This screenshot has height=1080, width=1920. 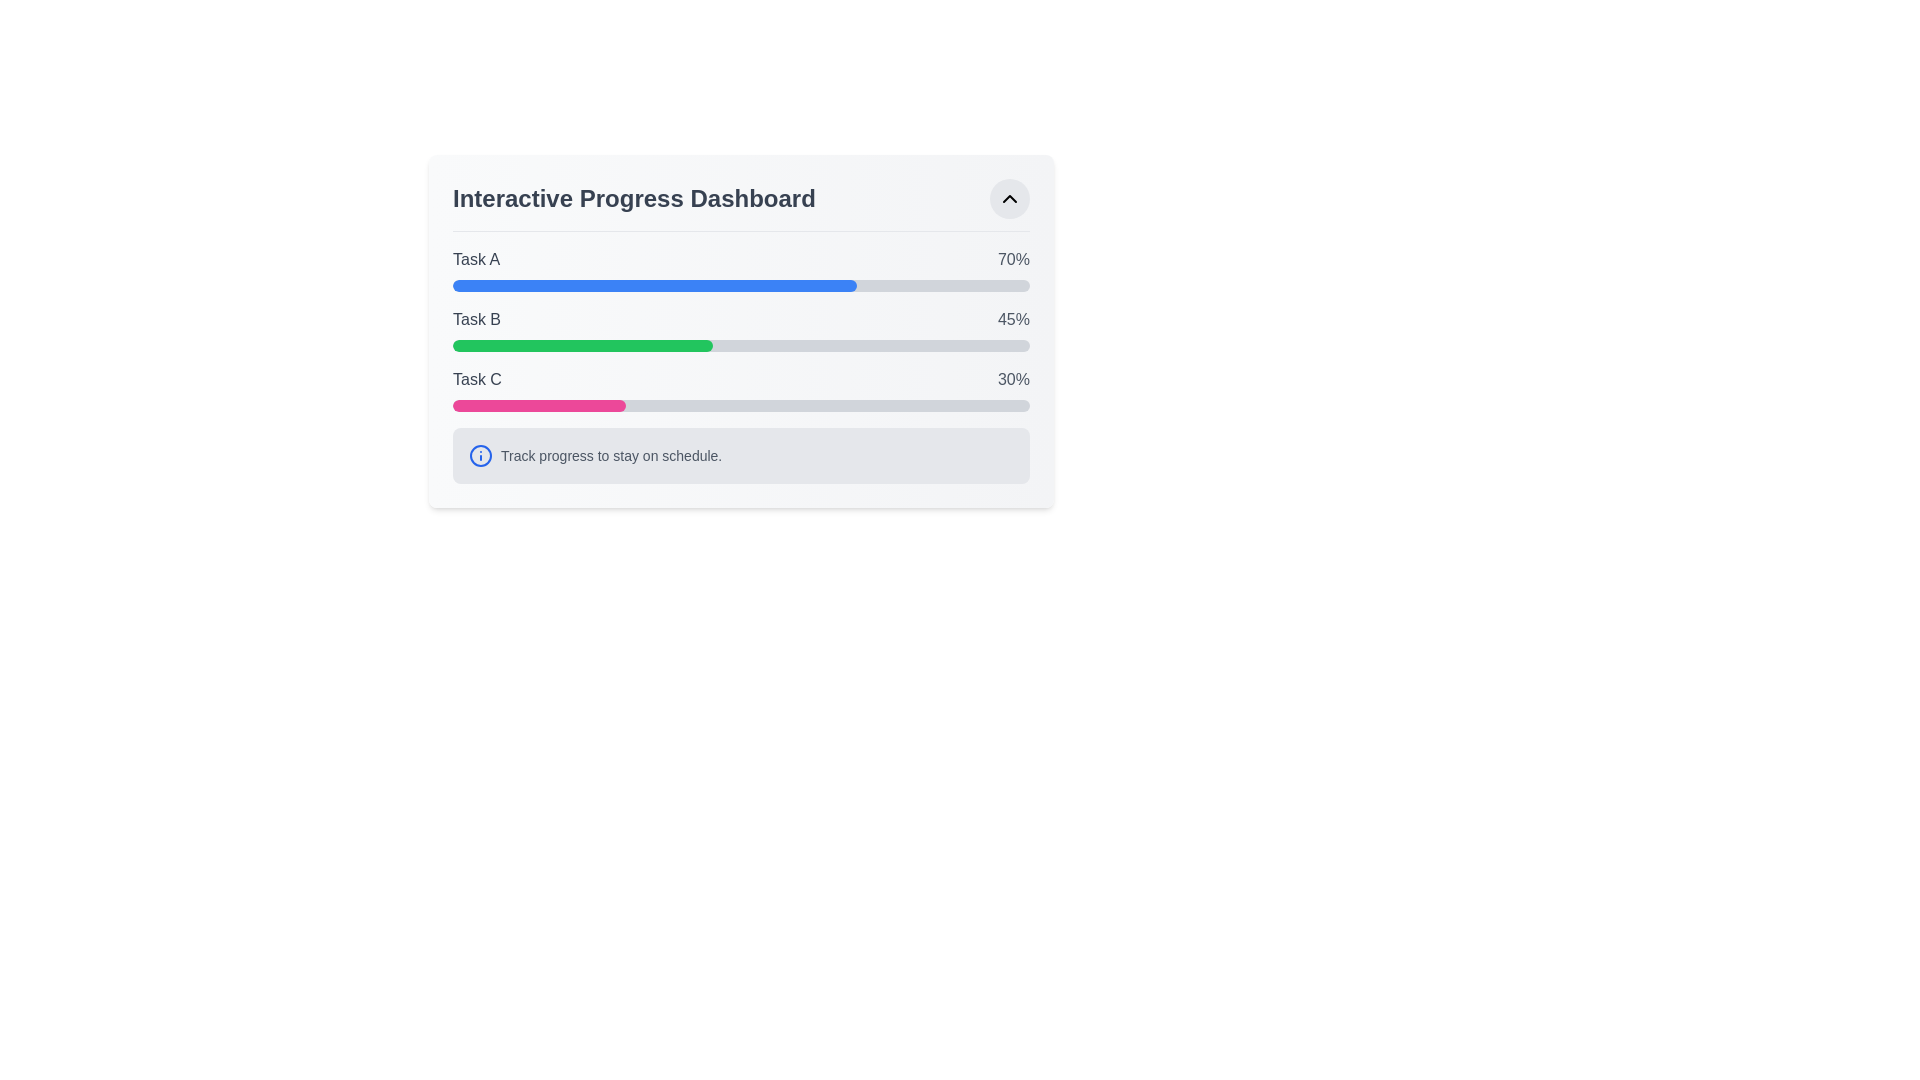 I want to click on the information icon located to the left of the text 'Track progress to stay on schedule', so click(x=480, y=455).